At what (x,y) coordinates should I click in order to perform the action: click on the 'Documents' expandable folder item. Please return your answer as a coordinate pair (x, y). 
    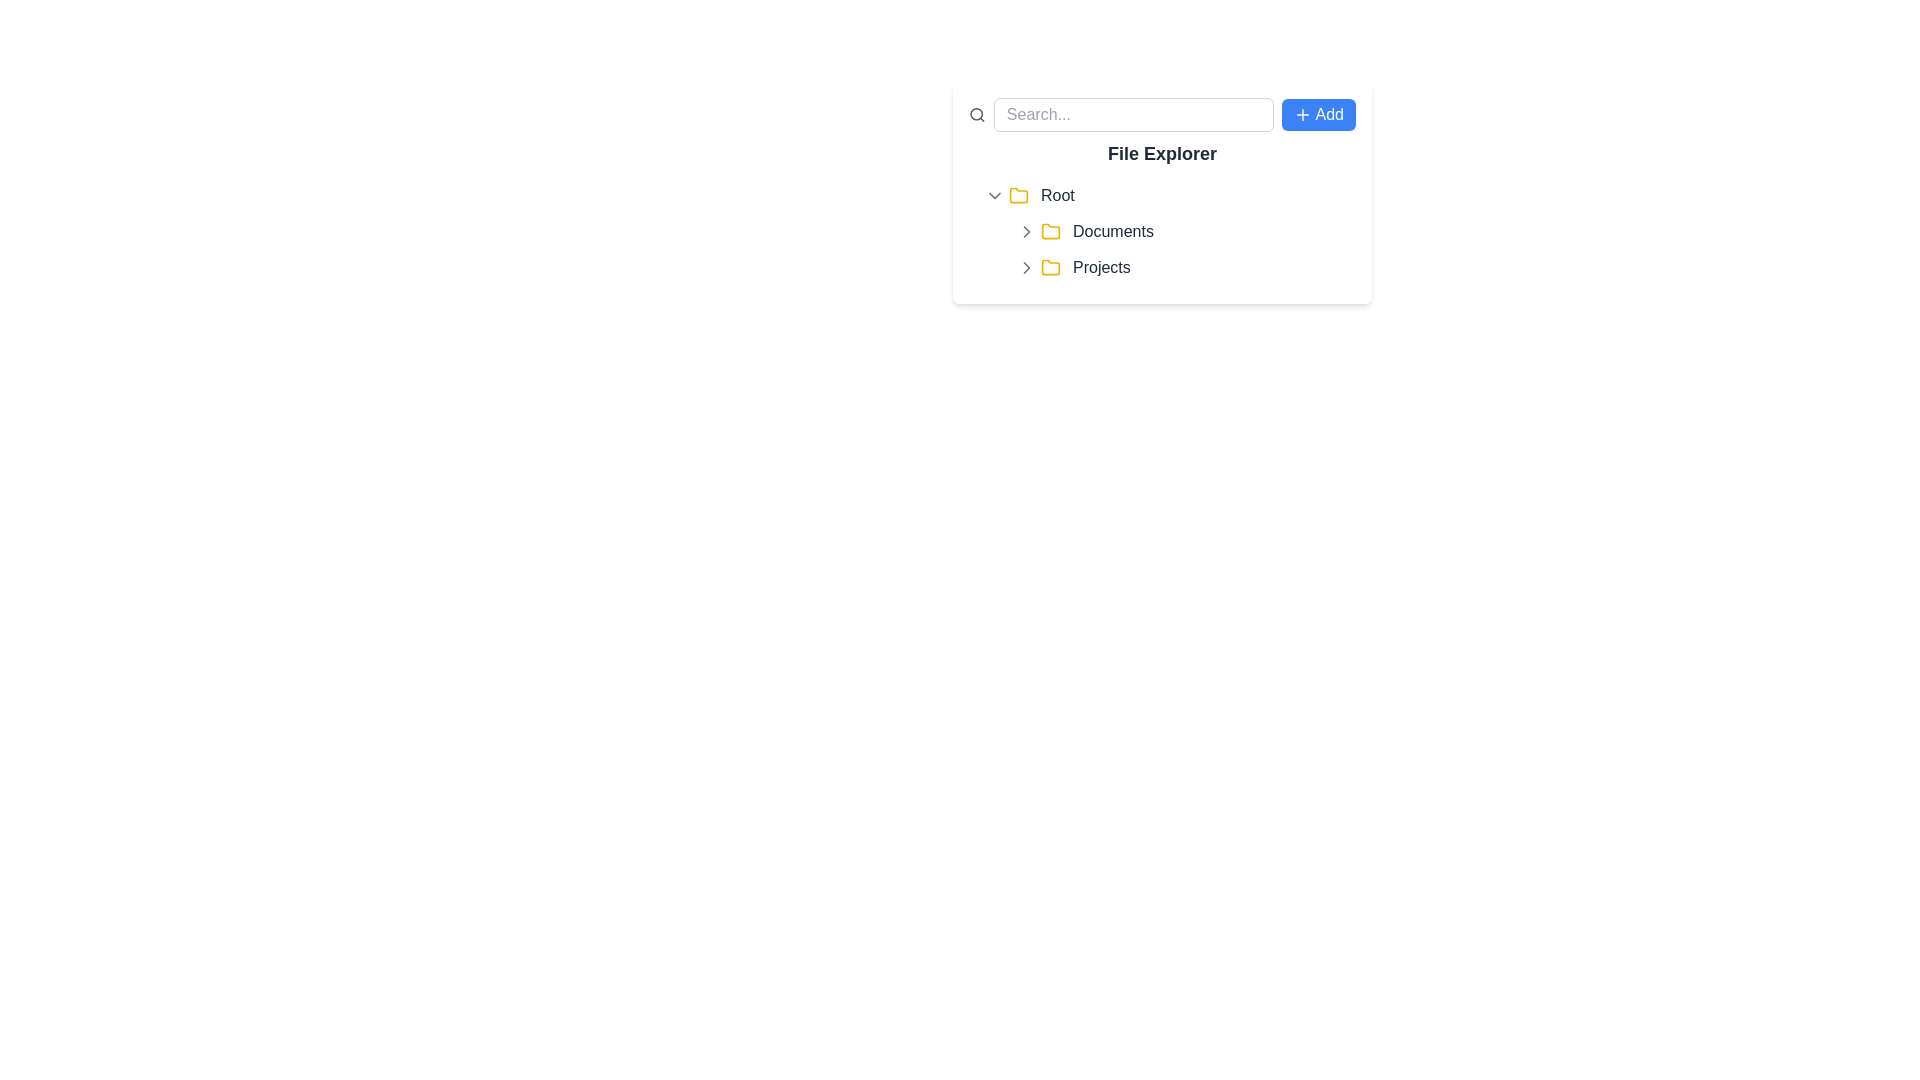
    Looking at the image, I should click on (1184, 230).